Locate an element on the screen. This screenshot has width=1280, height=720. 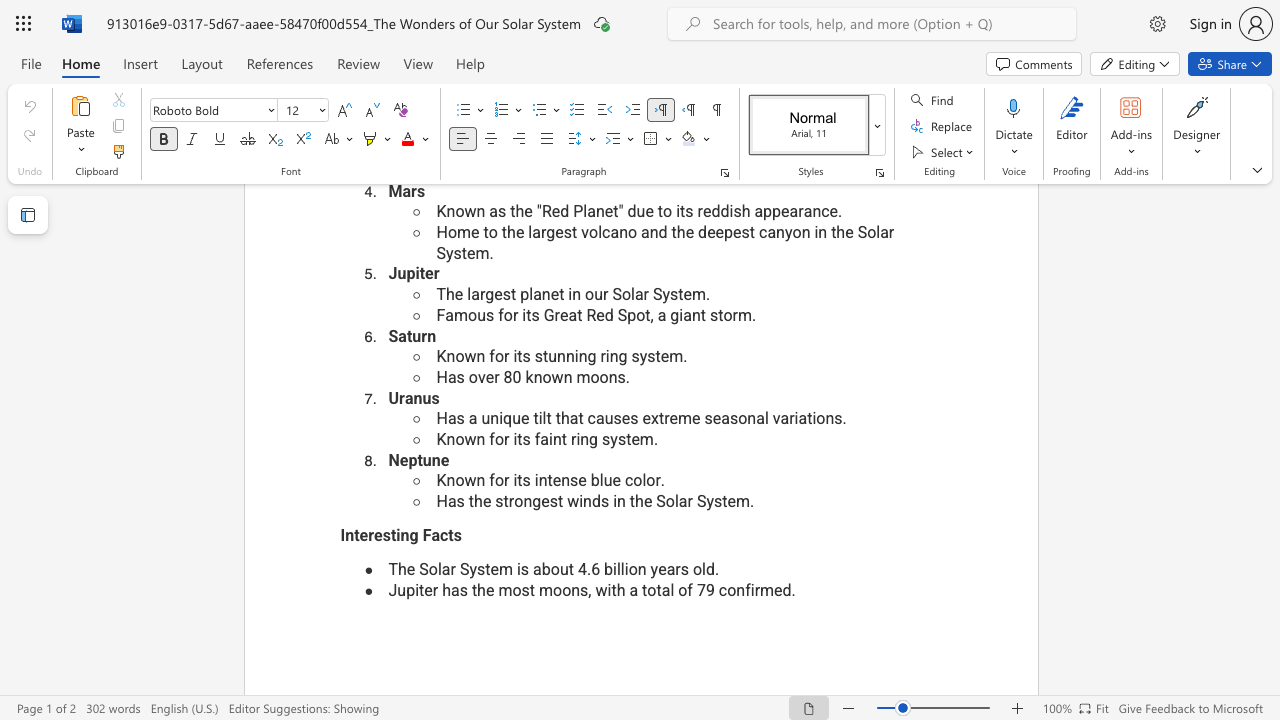
the subset text "s faint ring system." within the text "Known for its faint ring system." is located at coordinates (522, 438).